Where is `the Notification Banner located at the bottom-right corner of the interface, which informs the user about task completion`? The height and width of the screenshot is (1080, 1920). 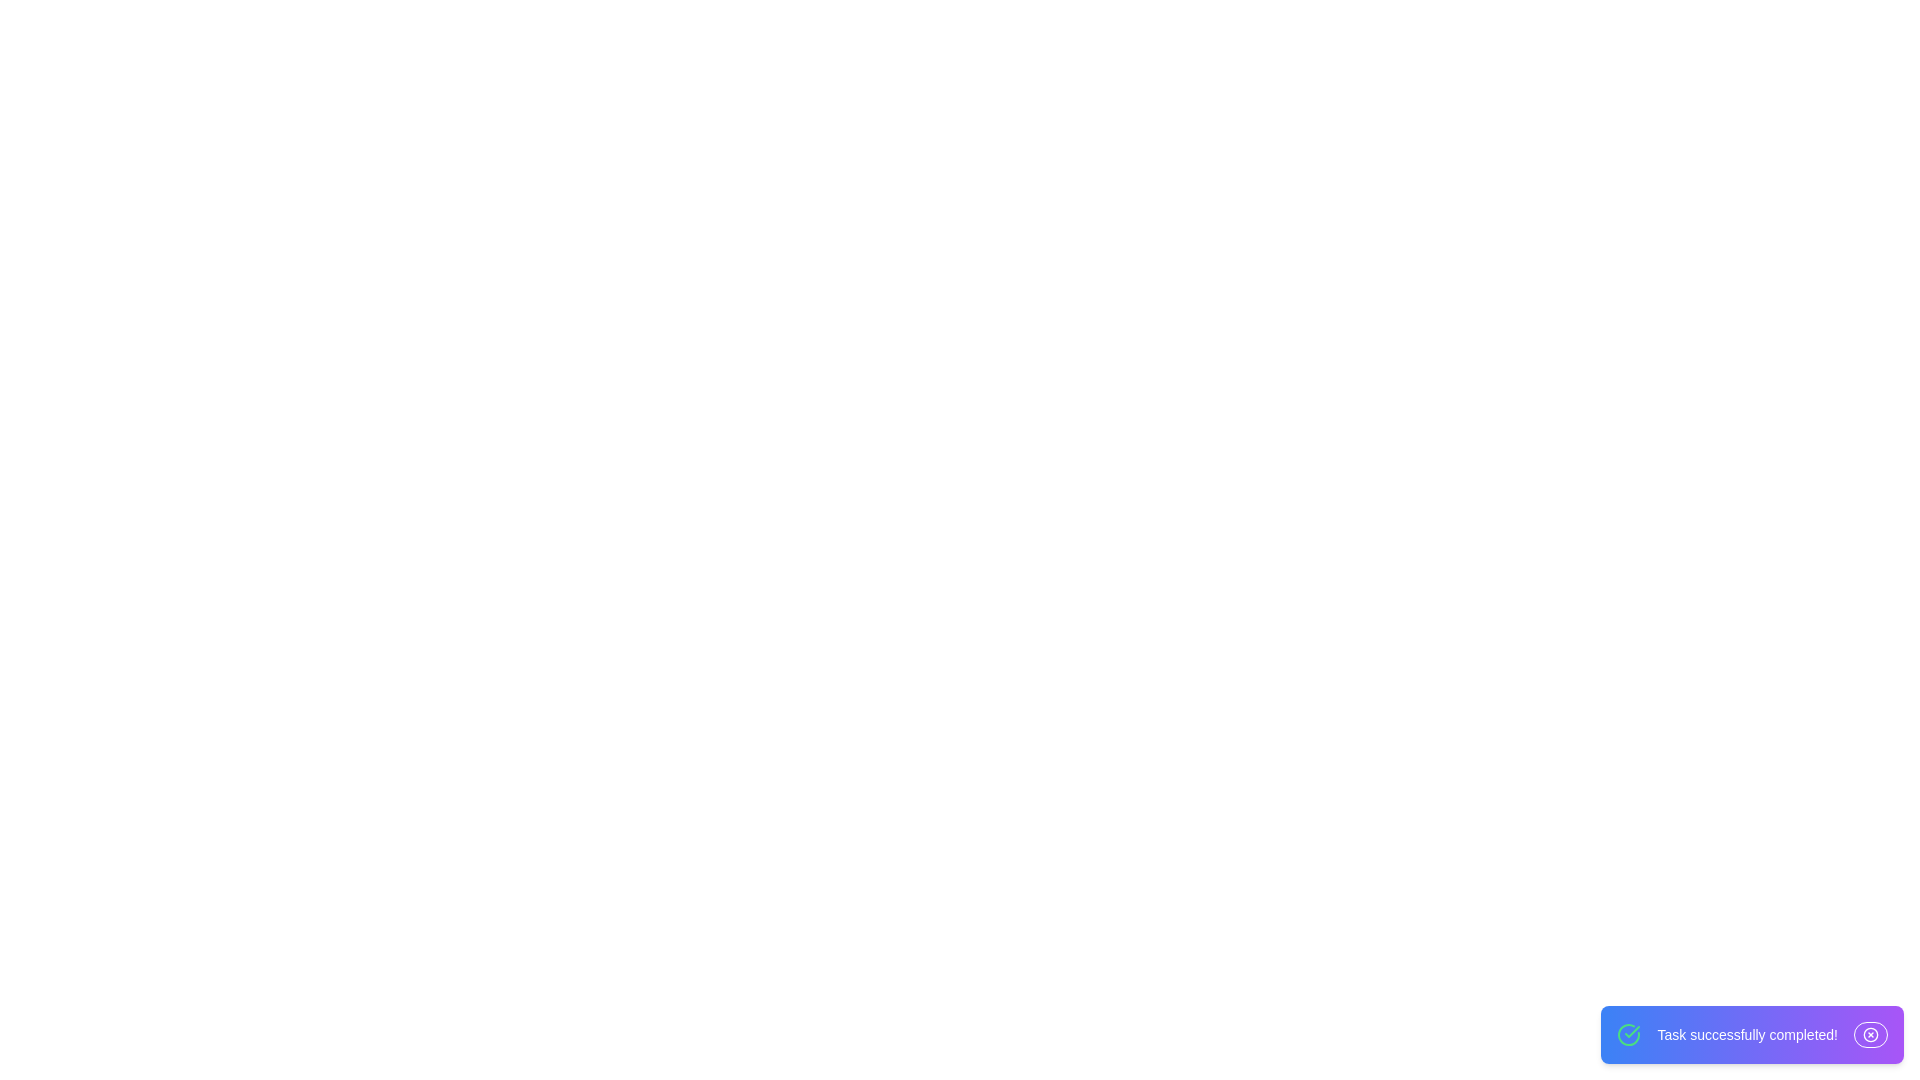
the Notification Banner located at the bottom-right corner of the interface, which informs the user about task completion is located at coordinates (1751, 1034).